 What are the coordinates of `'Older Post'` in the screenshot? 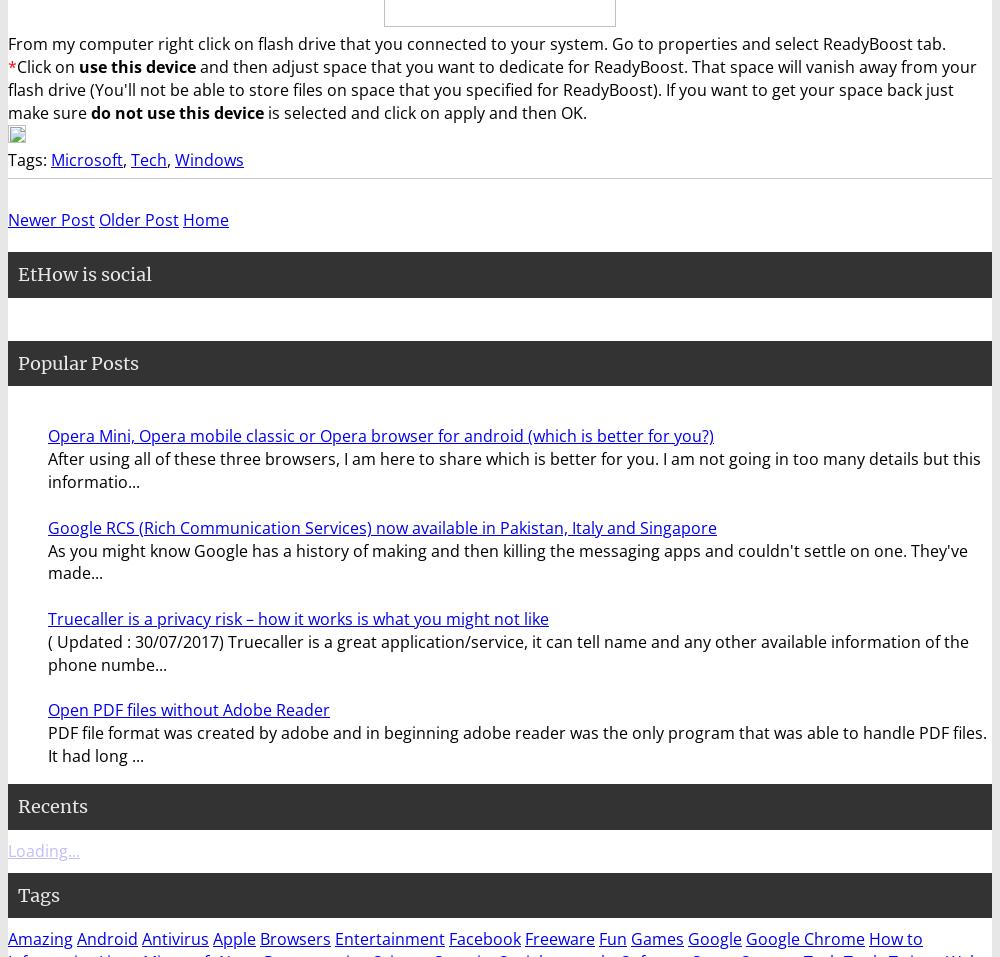 It's located at (139, 219).